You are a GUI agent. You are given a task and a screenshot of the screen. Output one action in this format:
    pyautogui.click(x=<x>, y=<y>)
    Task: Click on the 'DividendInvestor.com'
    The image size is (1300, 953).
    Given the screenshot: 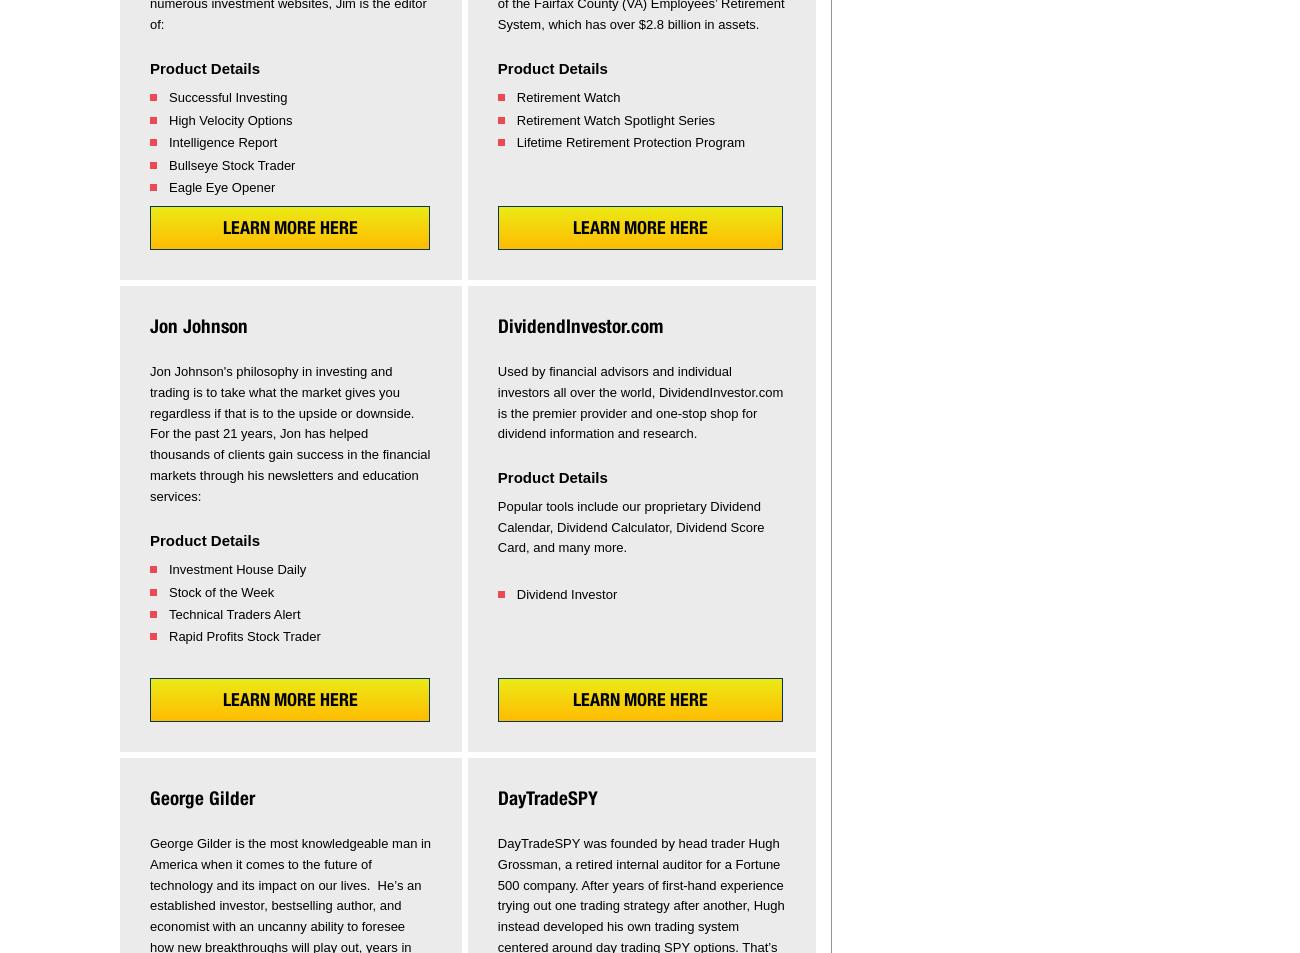 What is the action you would take?
    pyautogui.click(x=578, y=325)
    